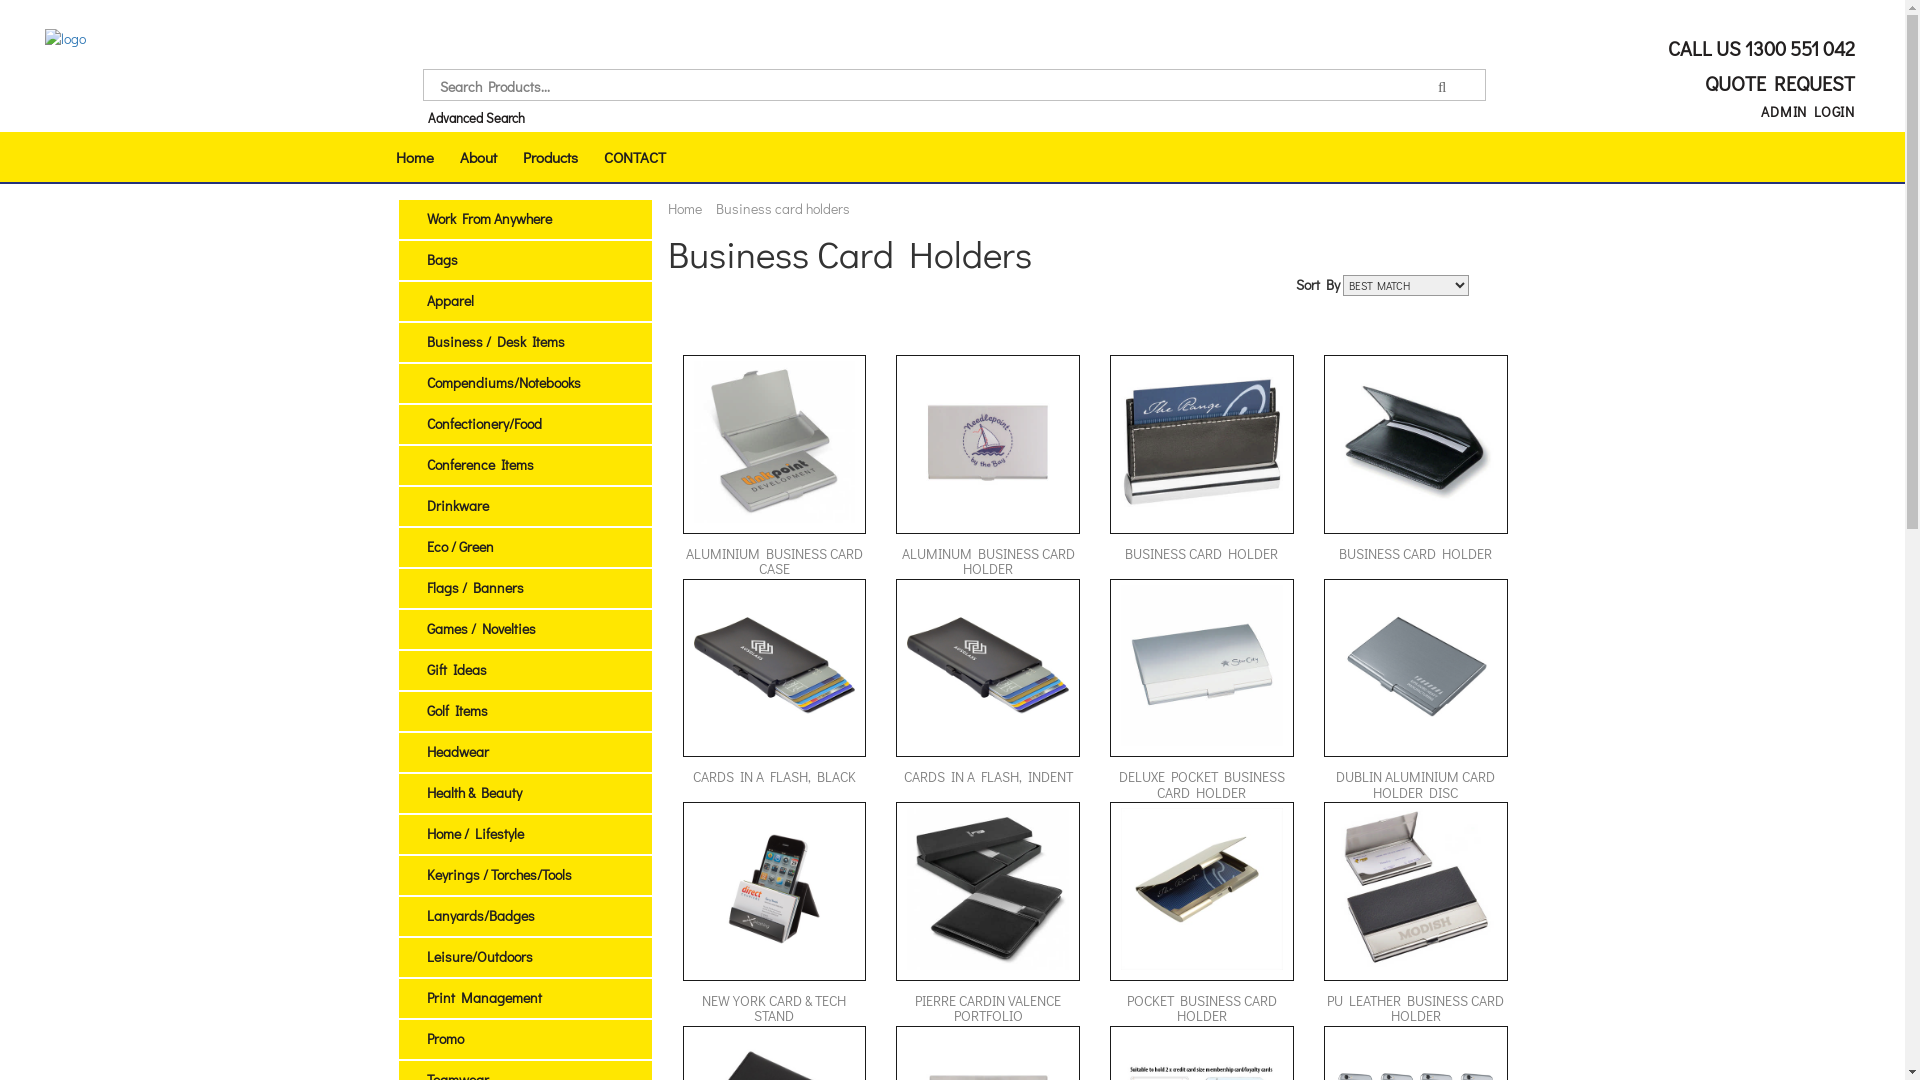 The width and height of the screenshot is (1920, 1080). I want to click on 'ALUMINIUM BUSINESS CARD CASE', so click(772, 466).